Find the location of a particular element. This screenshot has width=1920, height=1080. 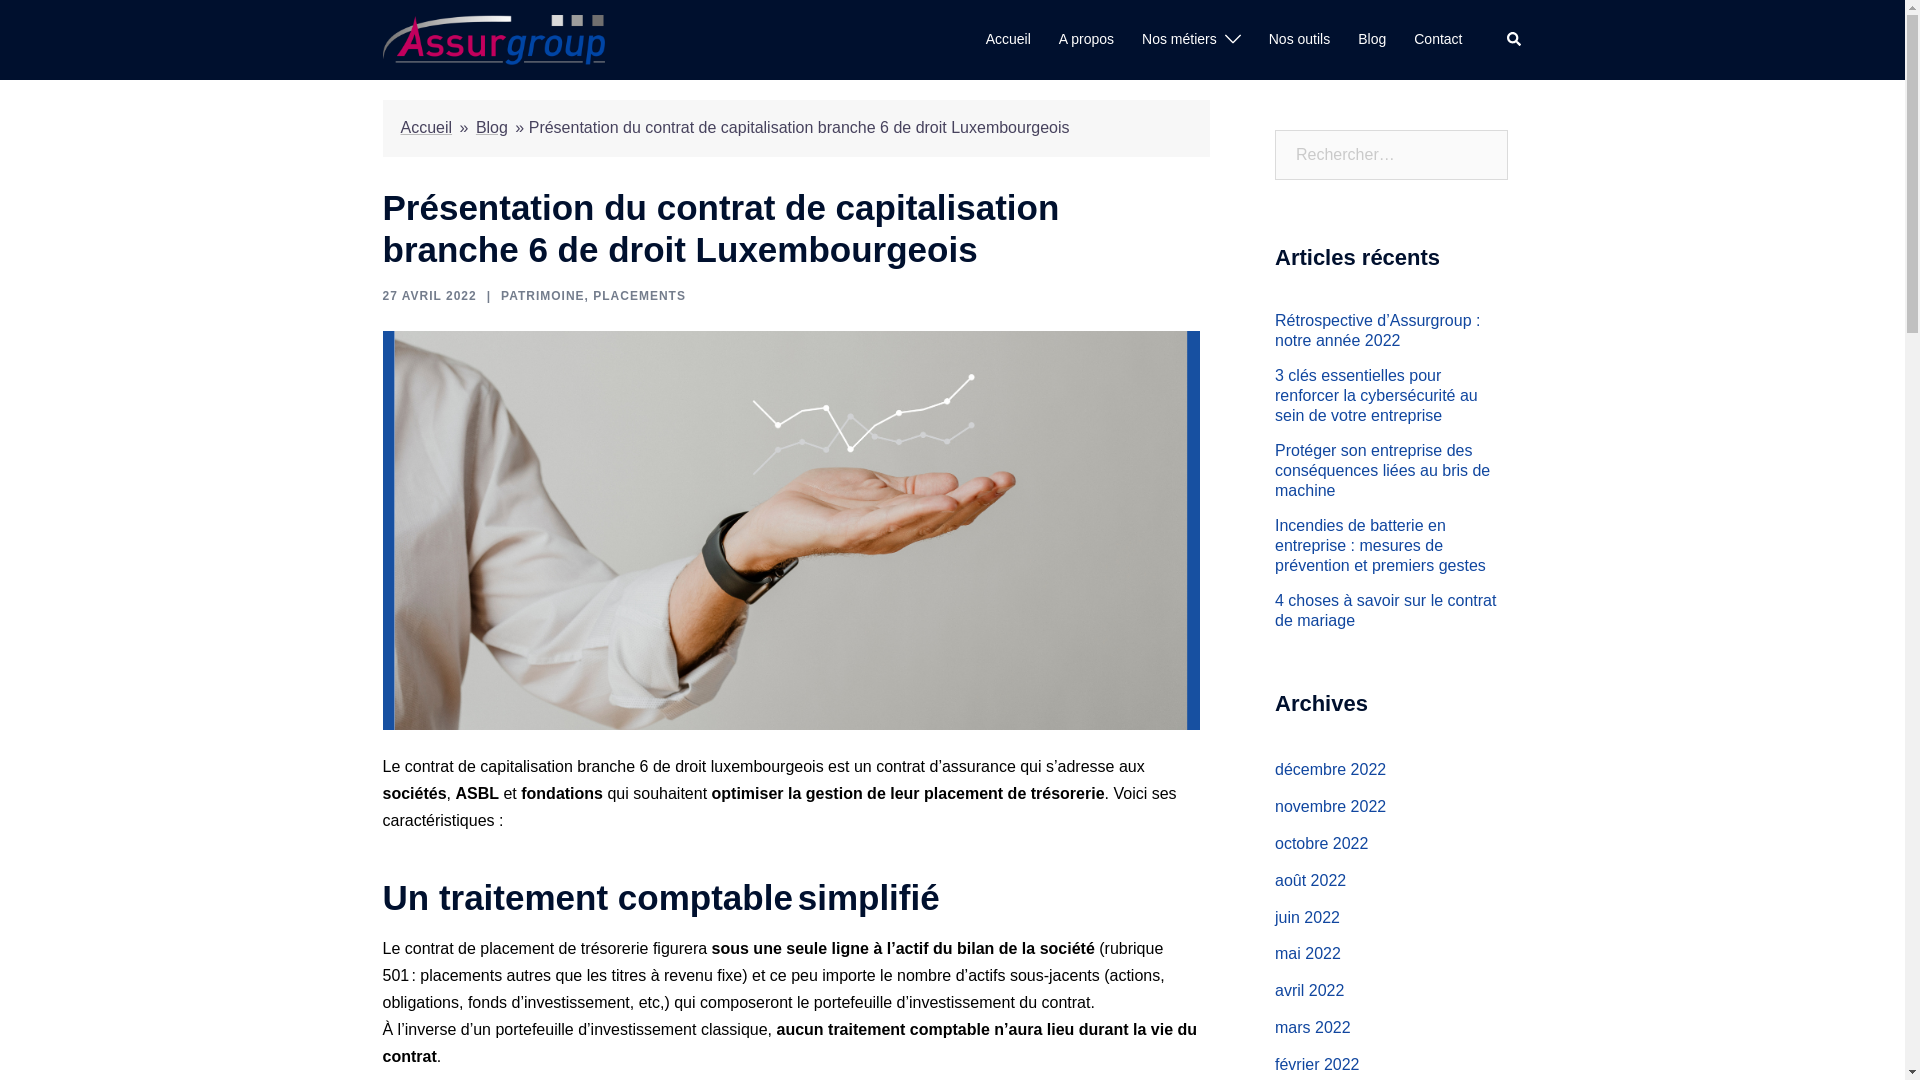

'mars 2022' is located at coordinates (1313, 1027).